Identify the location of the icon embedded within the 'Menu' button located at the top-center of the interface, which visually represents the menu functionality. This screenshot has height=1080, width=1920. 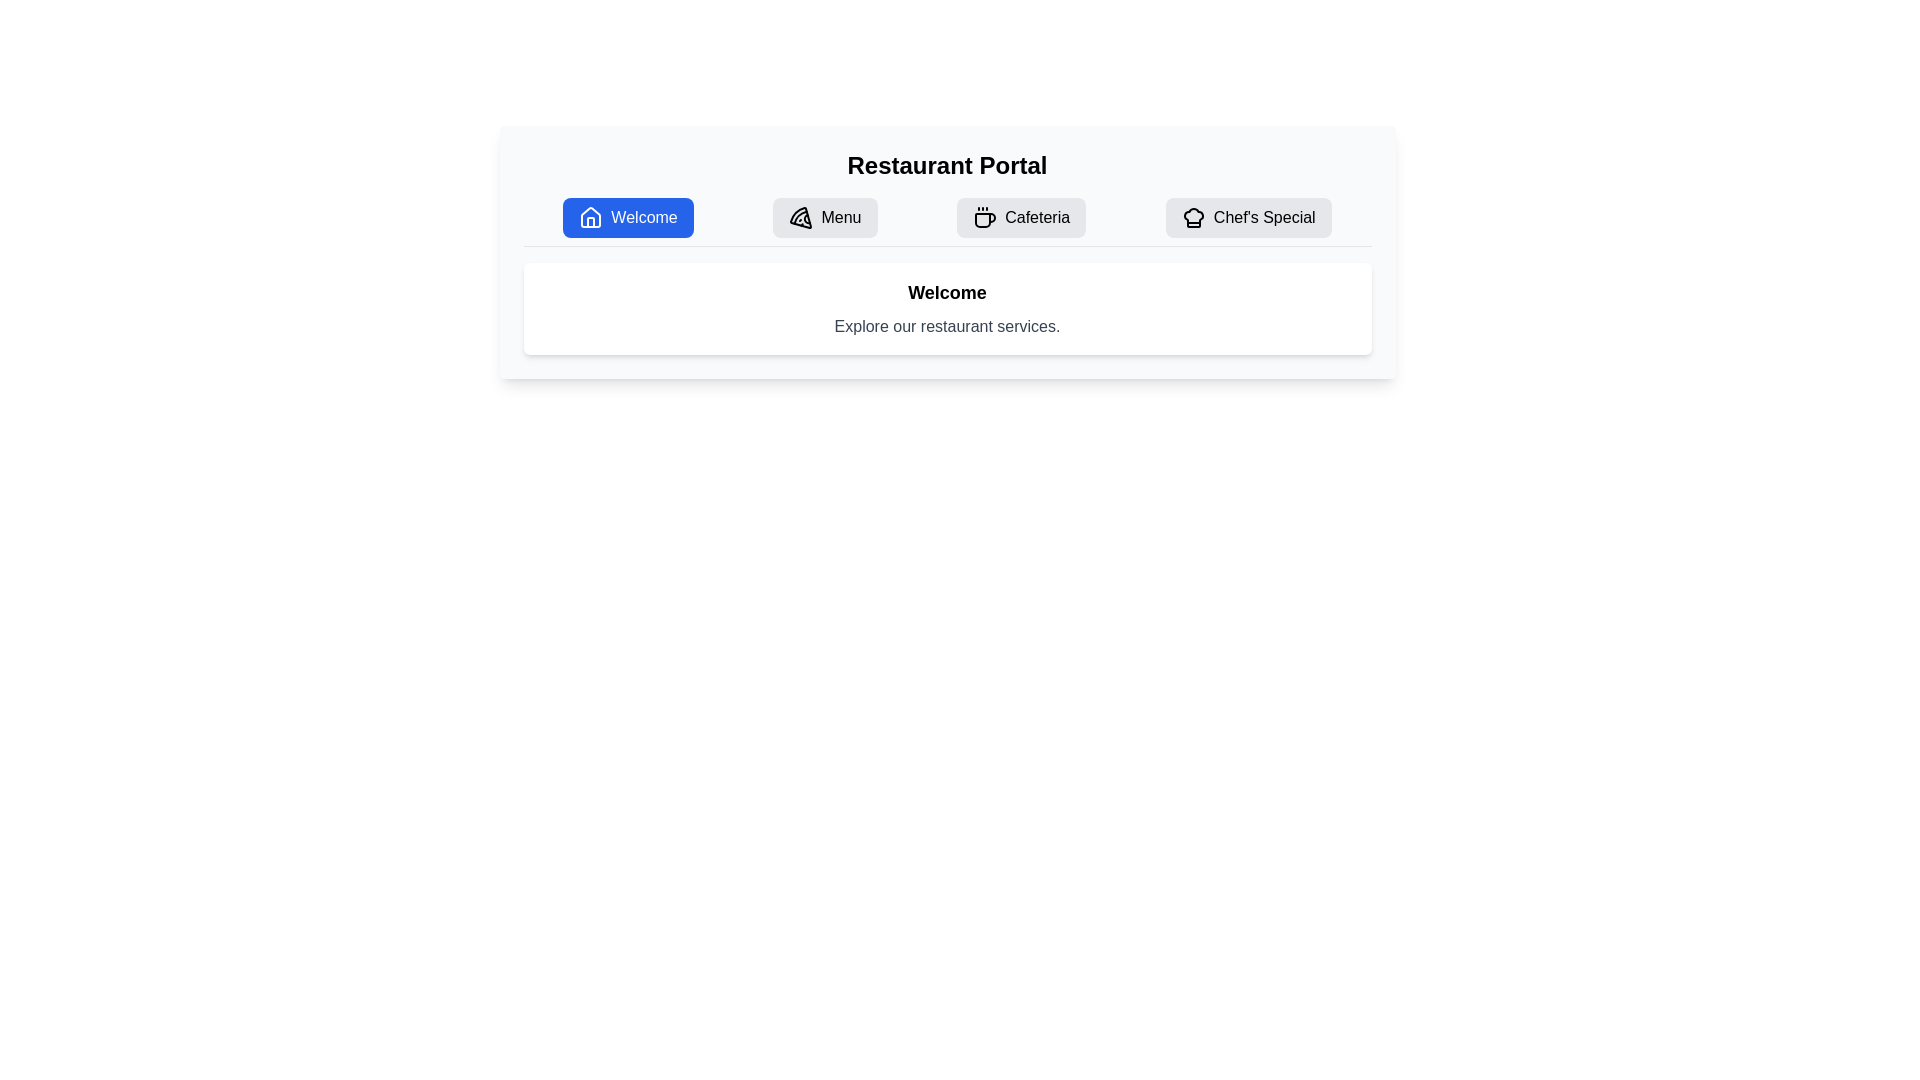
(801, 218).